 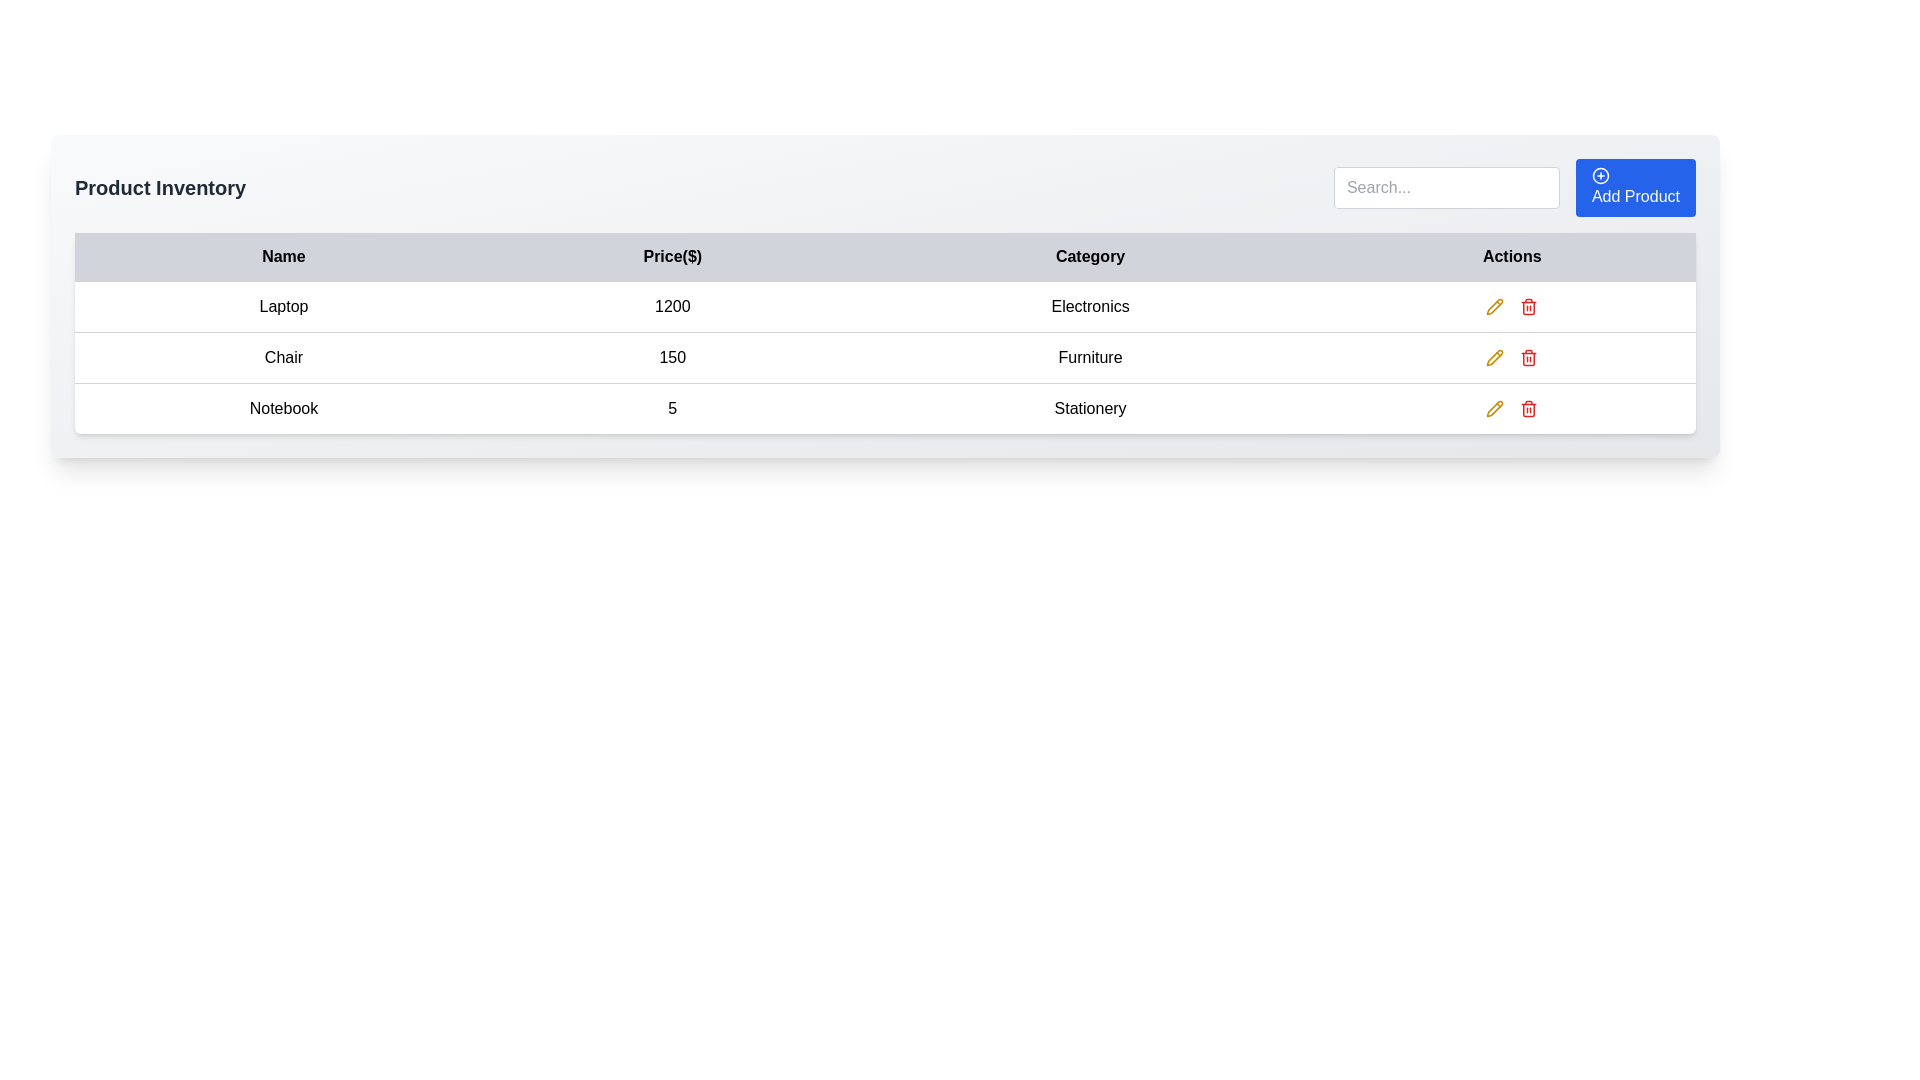 I want to click on the 'Furniture' category label in the table, so click(x=1089, y=357).